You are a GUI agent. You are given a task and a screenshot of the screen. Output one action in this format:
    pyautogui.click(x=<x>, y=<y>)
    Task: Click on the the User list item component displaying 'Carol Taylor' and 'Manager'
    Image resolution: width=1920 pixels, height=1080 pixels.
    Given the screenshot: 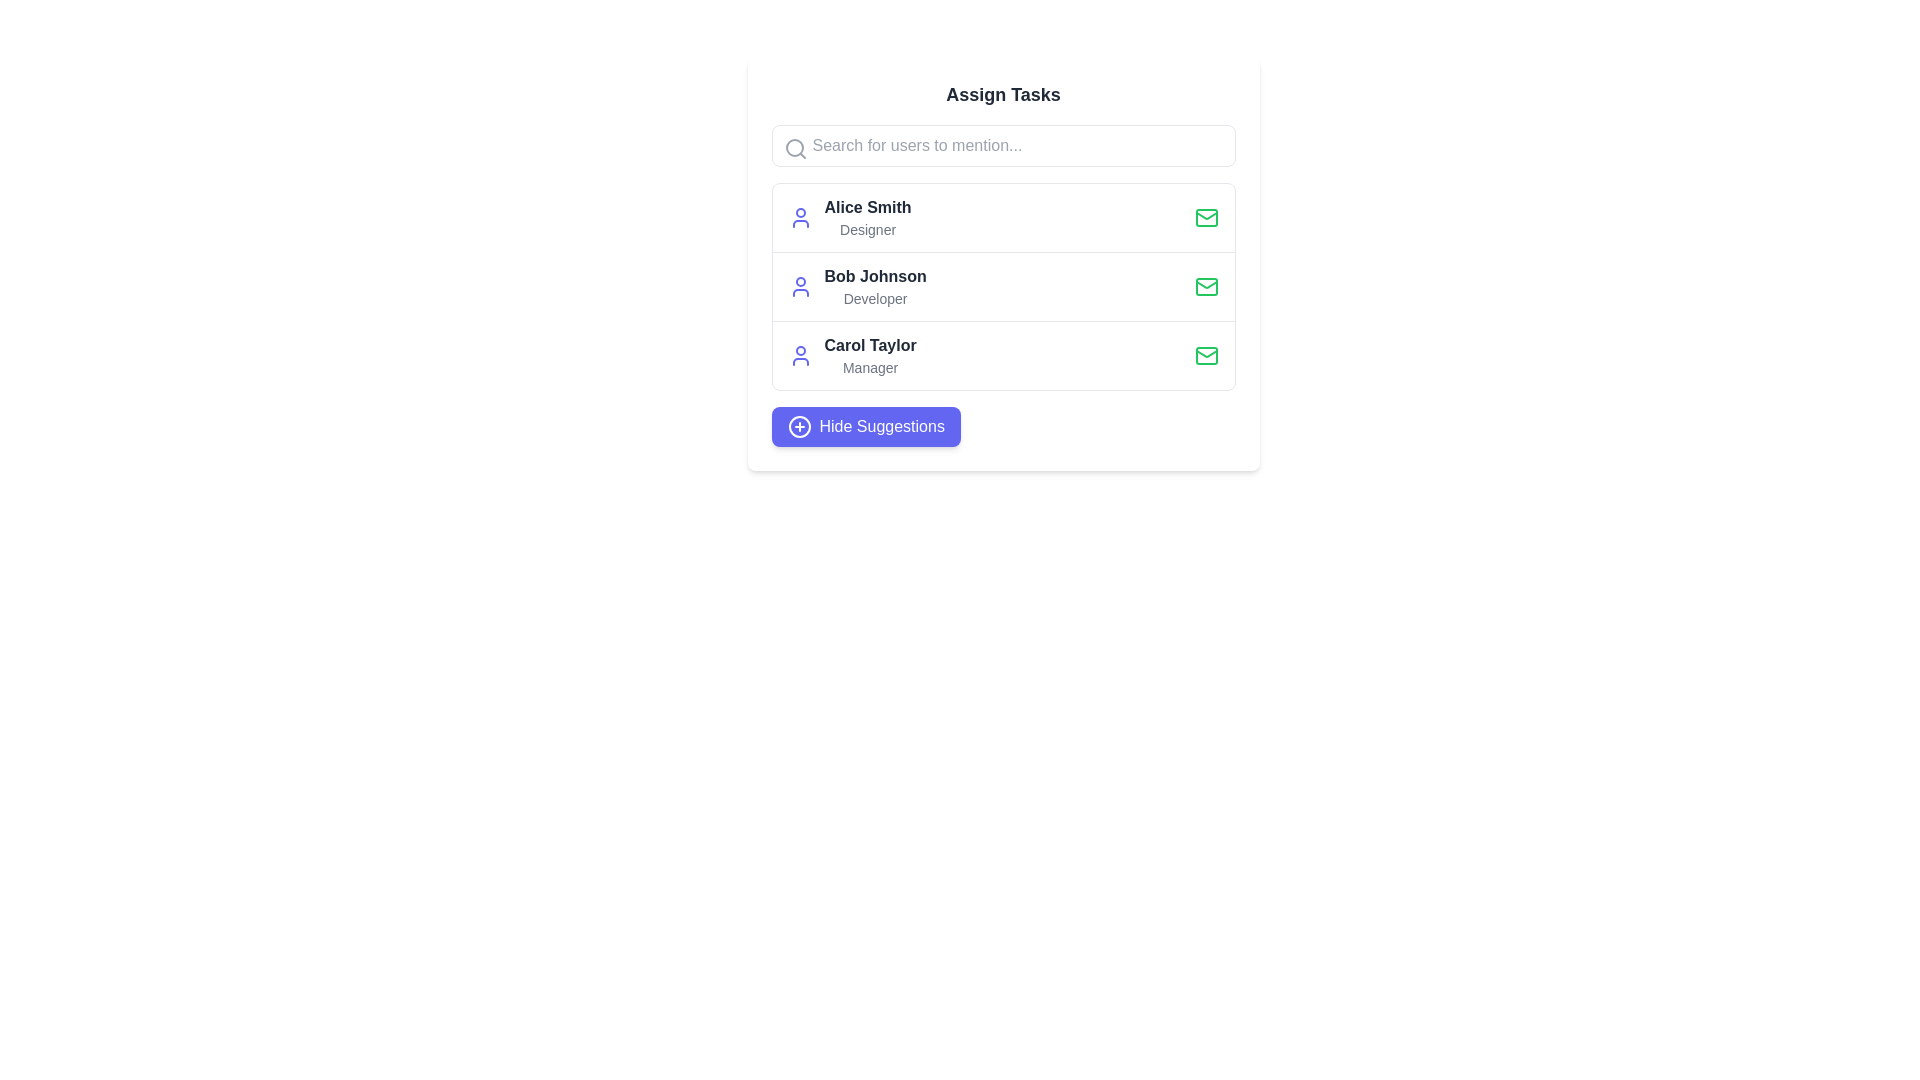 What is the action you would take?
    pyautogui.click(x=1003, y=354)
    